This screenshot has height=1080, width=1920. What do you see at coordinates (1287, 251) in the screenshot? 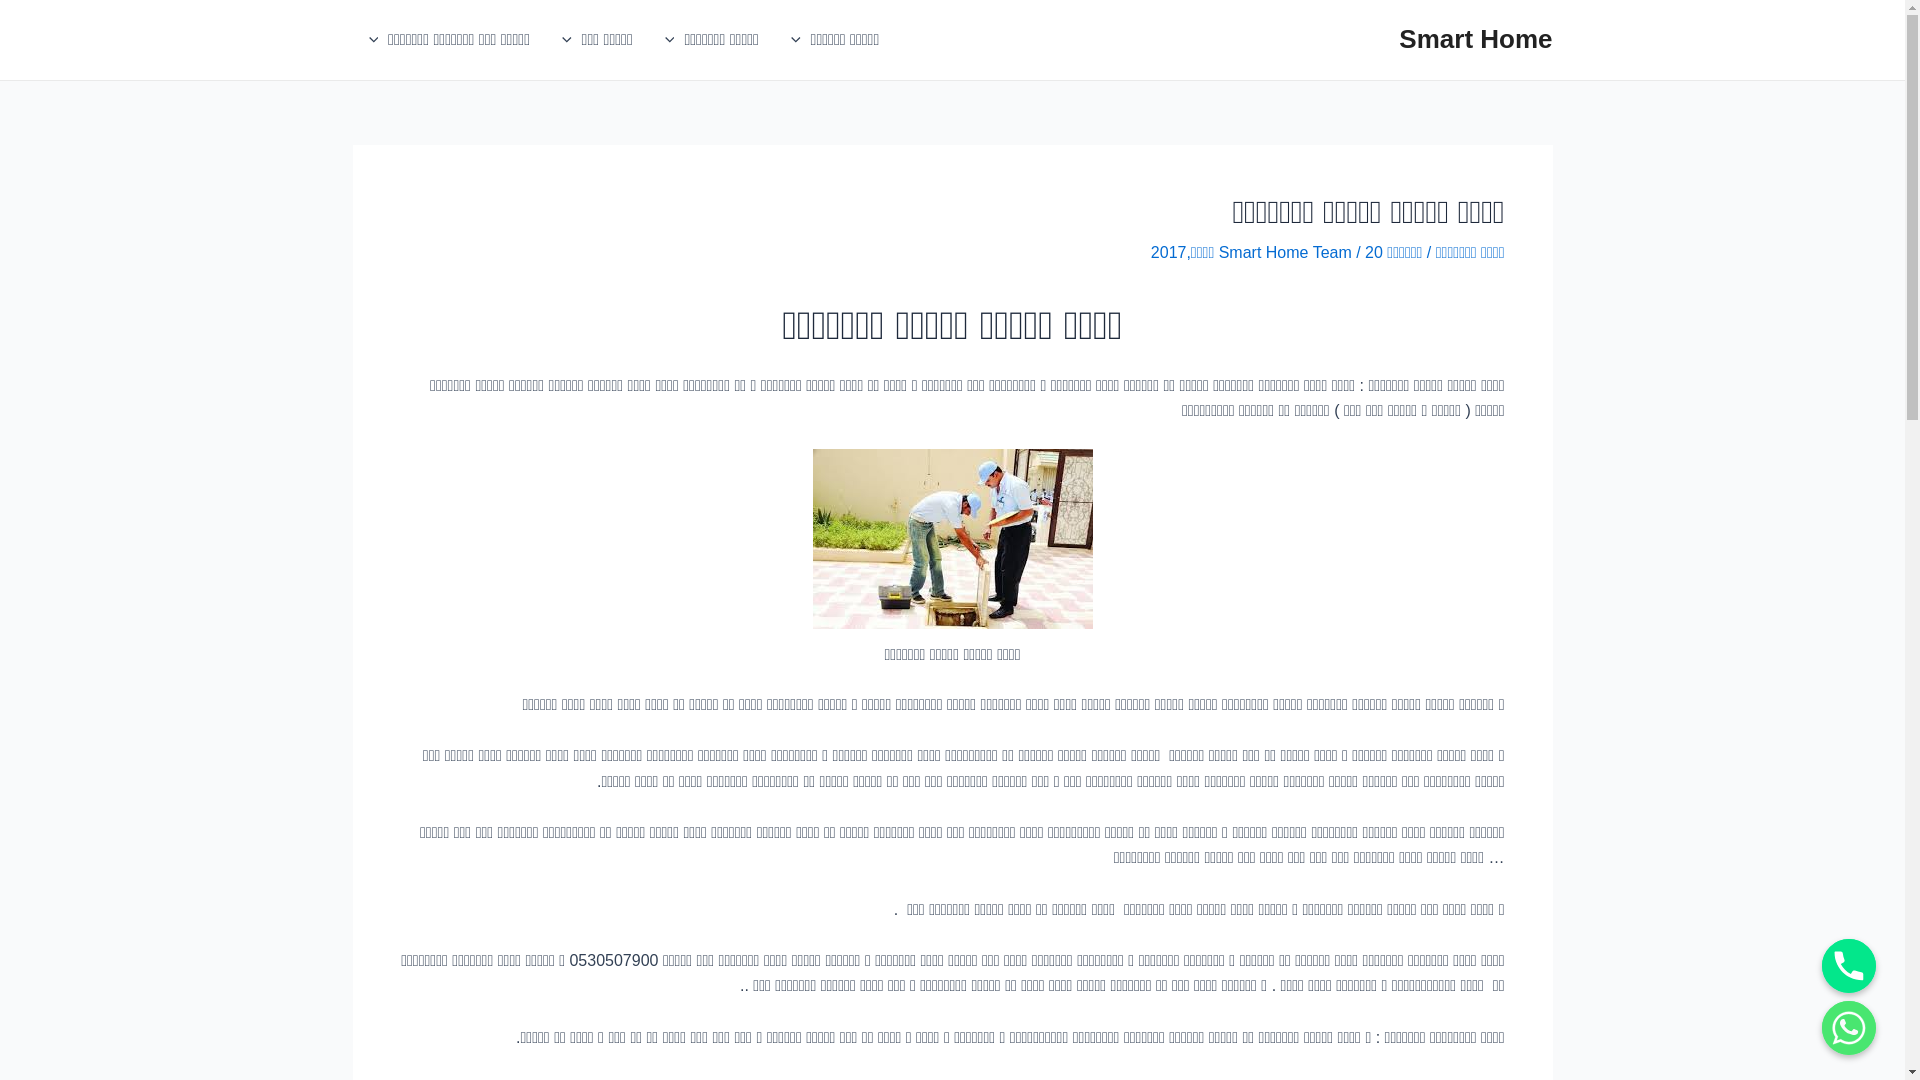
I see `'Smart Home Team'` at bounding box center [1287, 251].